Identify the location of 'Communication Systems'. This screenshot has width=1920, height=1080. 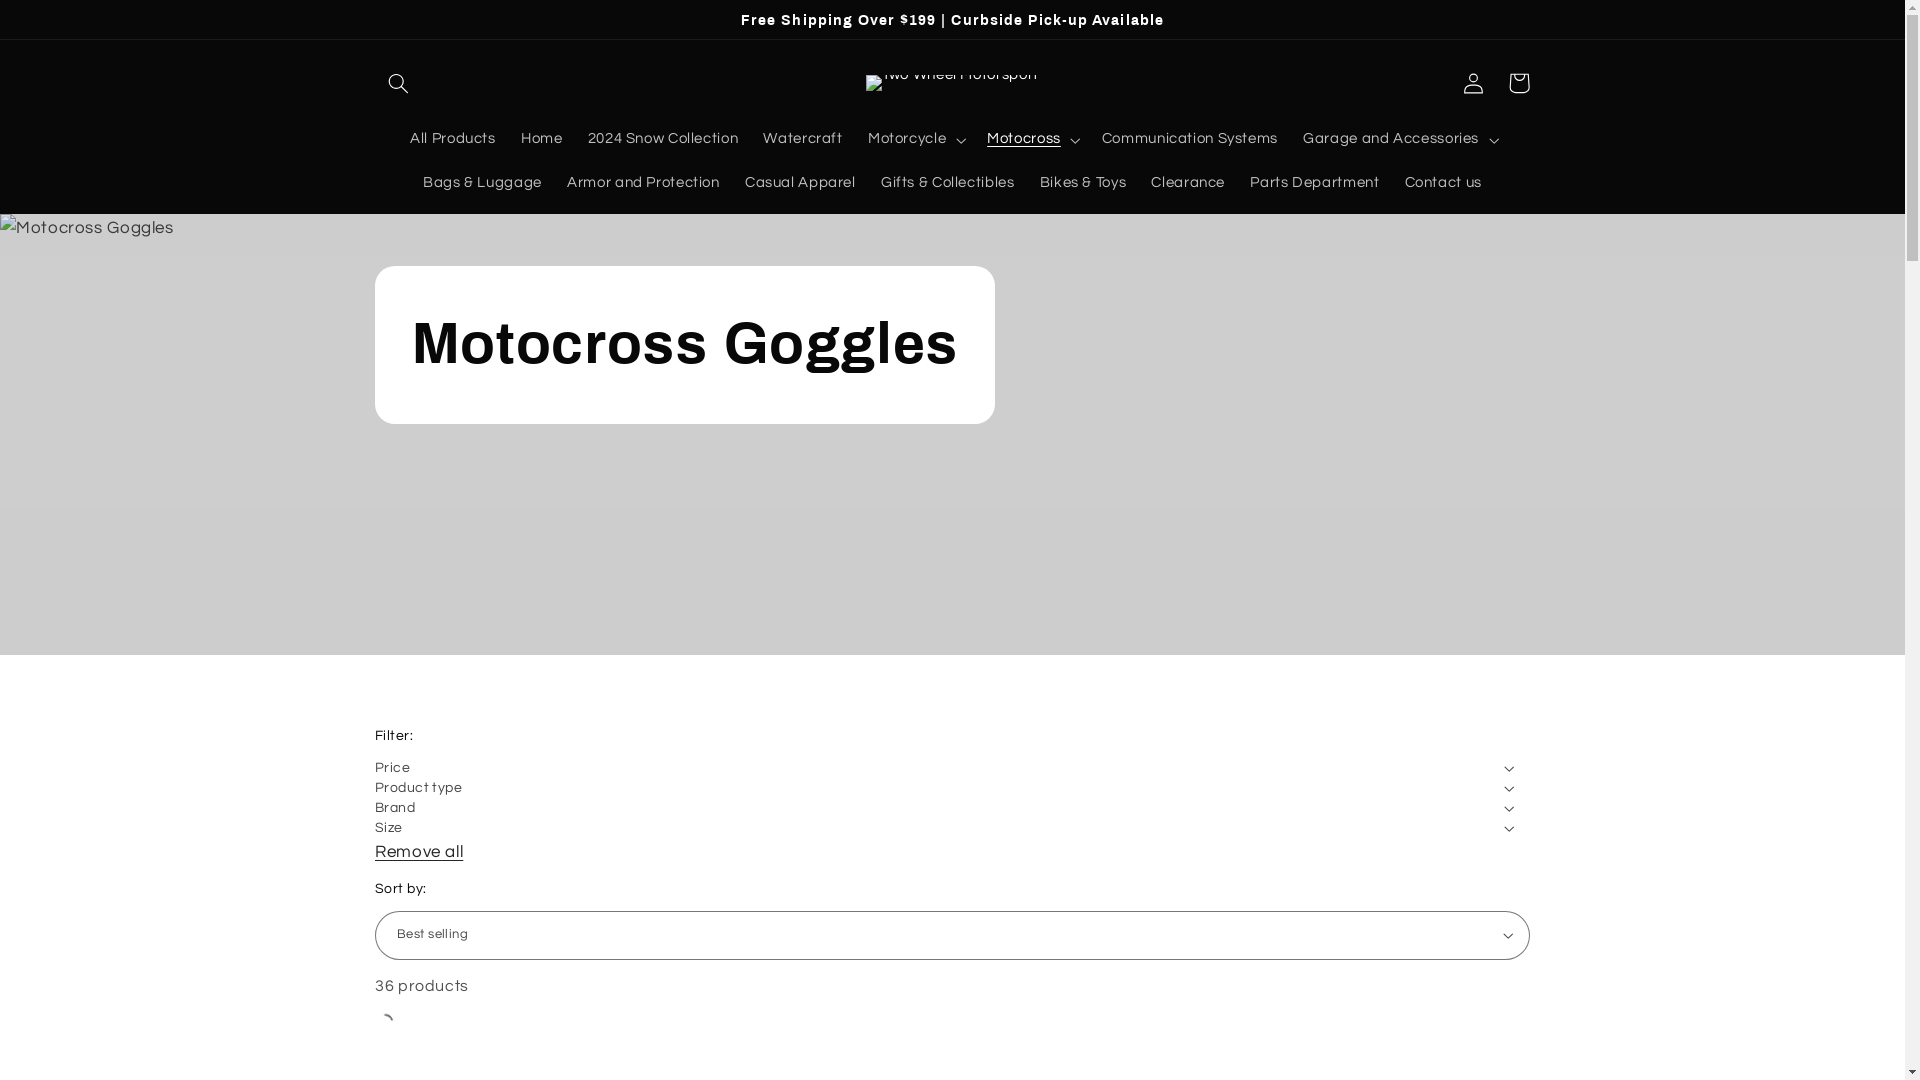
(1189, 138).